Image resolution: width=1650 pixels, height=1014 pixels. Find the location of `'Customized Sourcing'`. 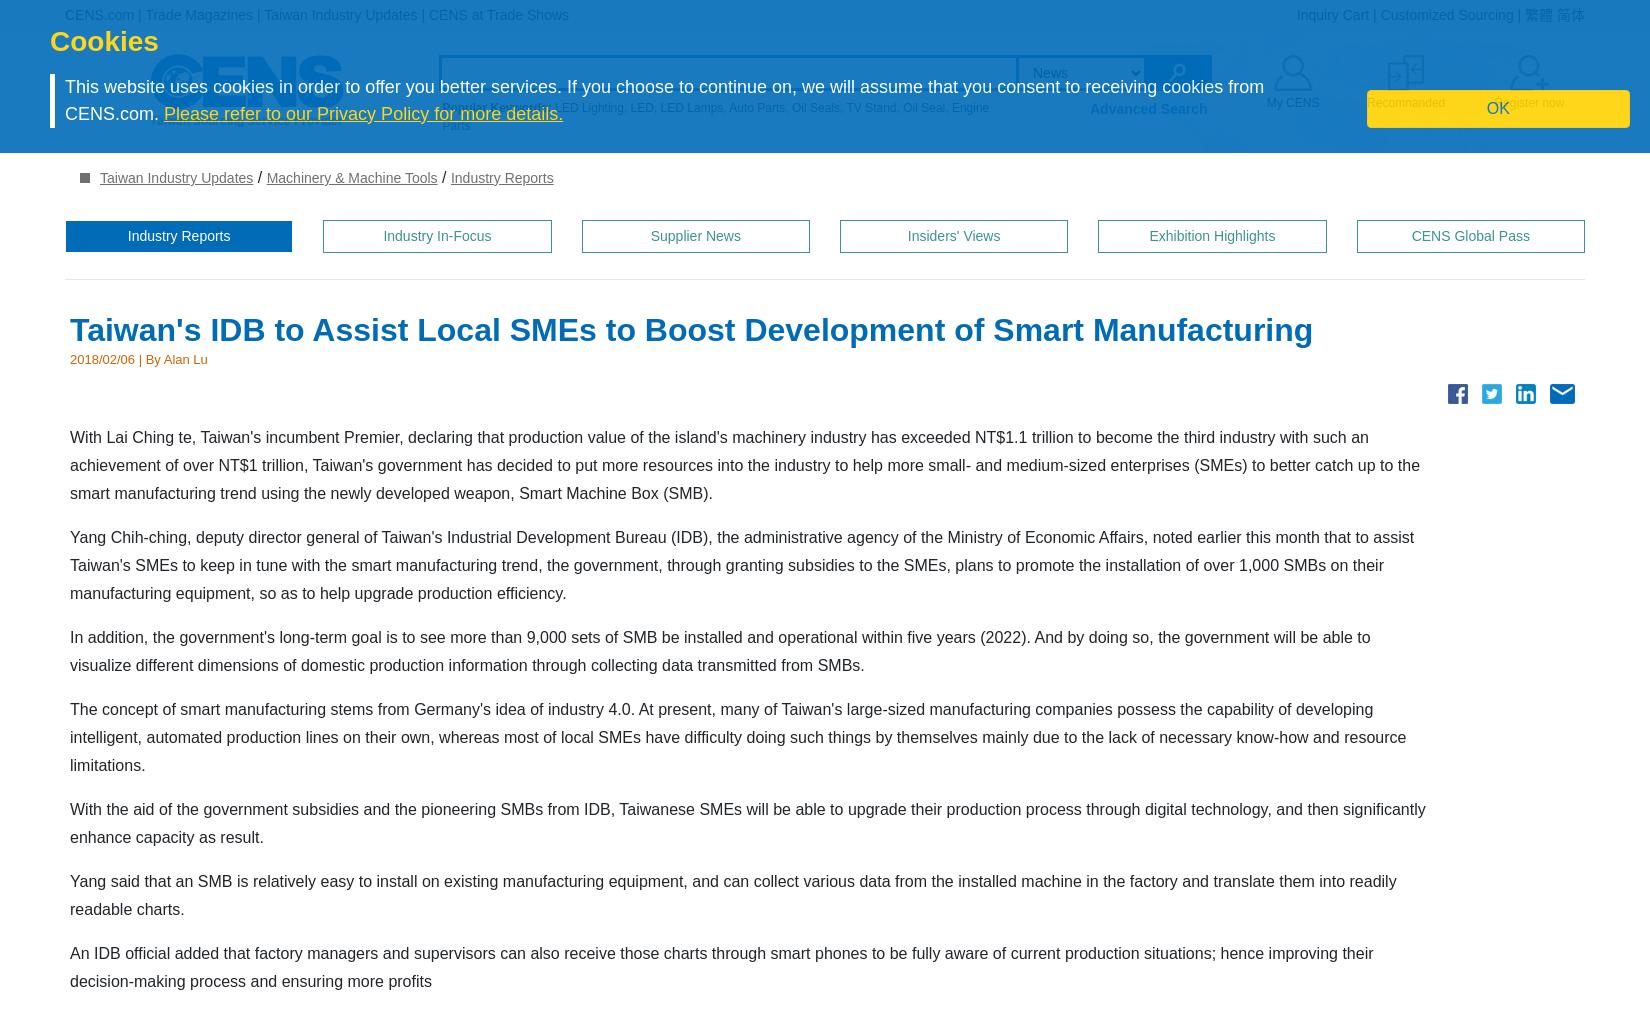

'Customized Sourcing' is located at coordinates (1445, 14).